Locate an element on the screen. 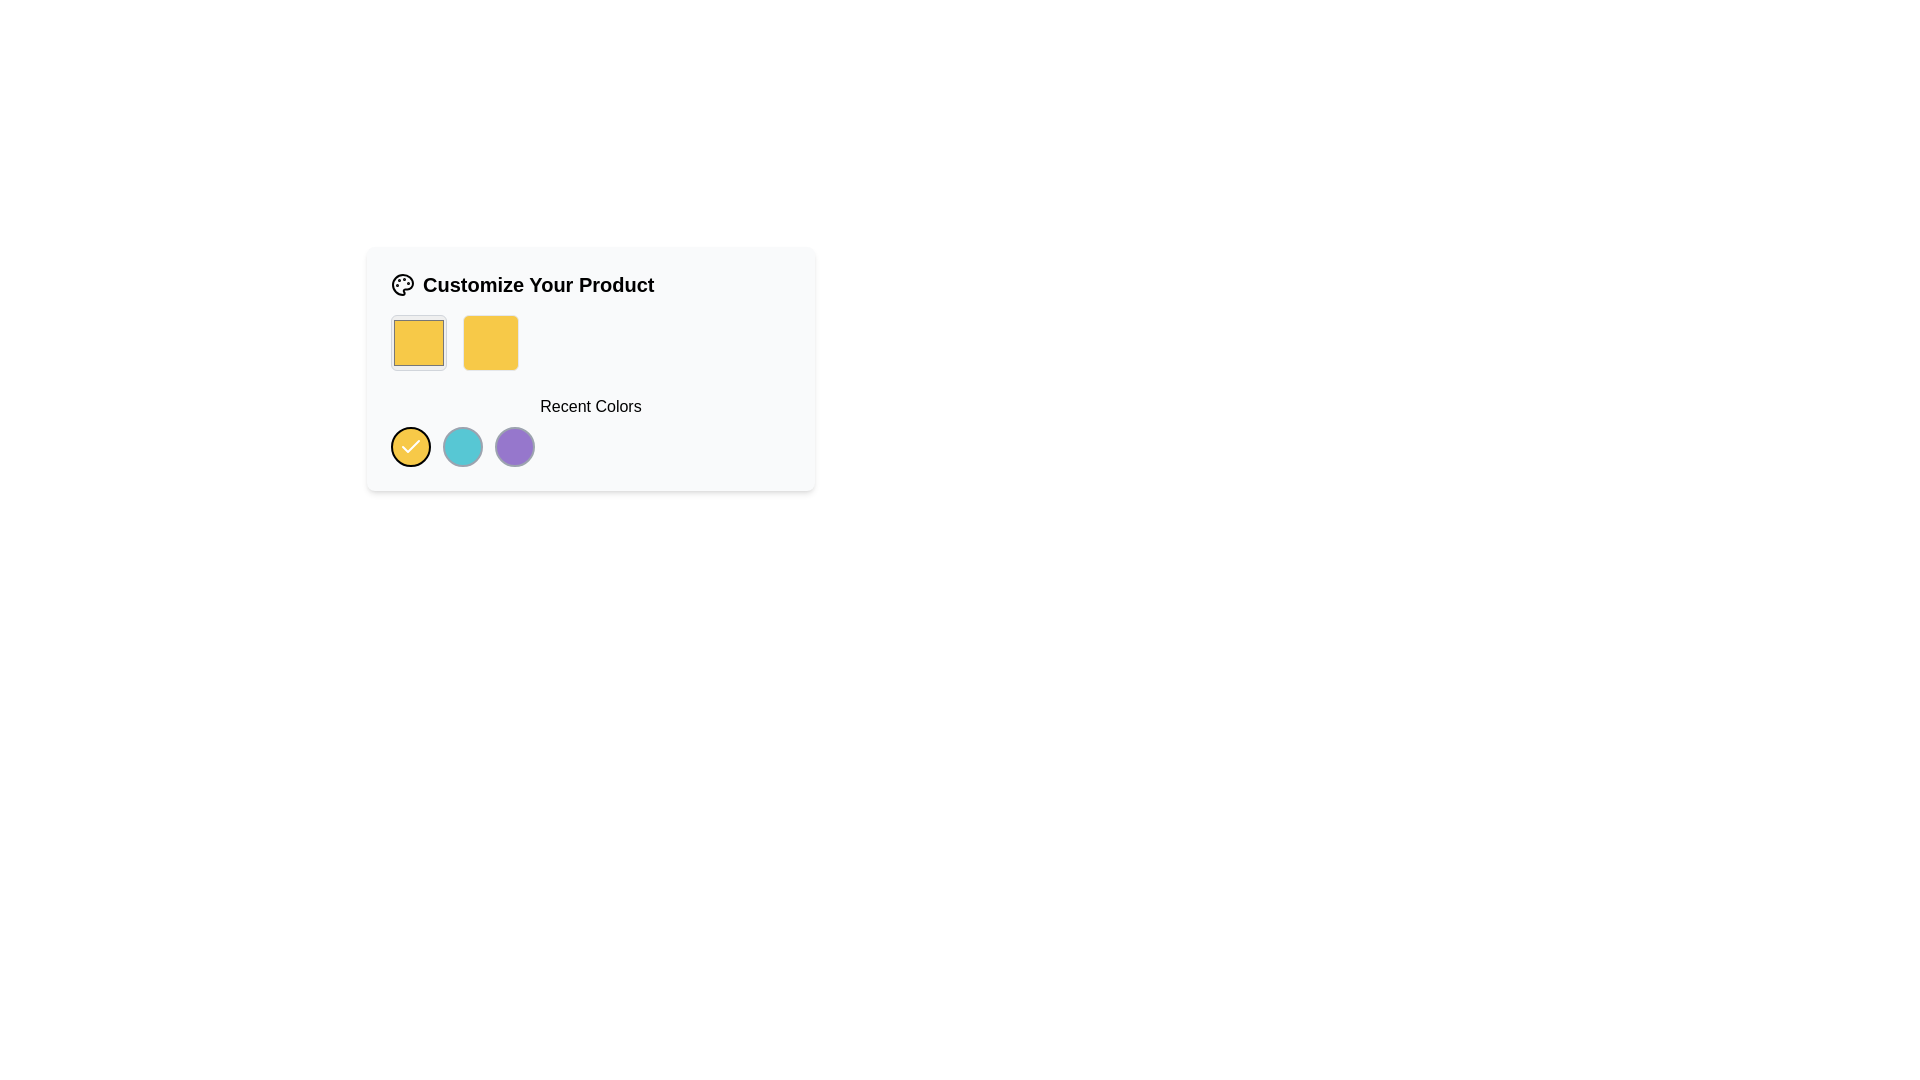  the unbordered yellow square located to the right of the bordered yellow square in the product customization section is located at coordinates (589, 342).